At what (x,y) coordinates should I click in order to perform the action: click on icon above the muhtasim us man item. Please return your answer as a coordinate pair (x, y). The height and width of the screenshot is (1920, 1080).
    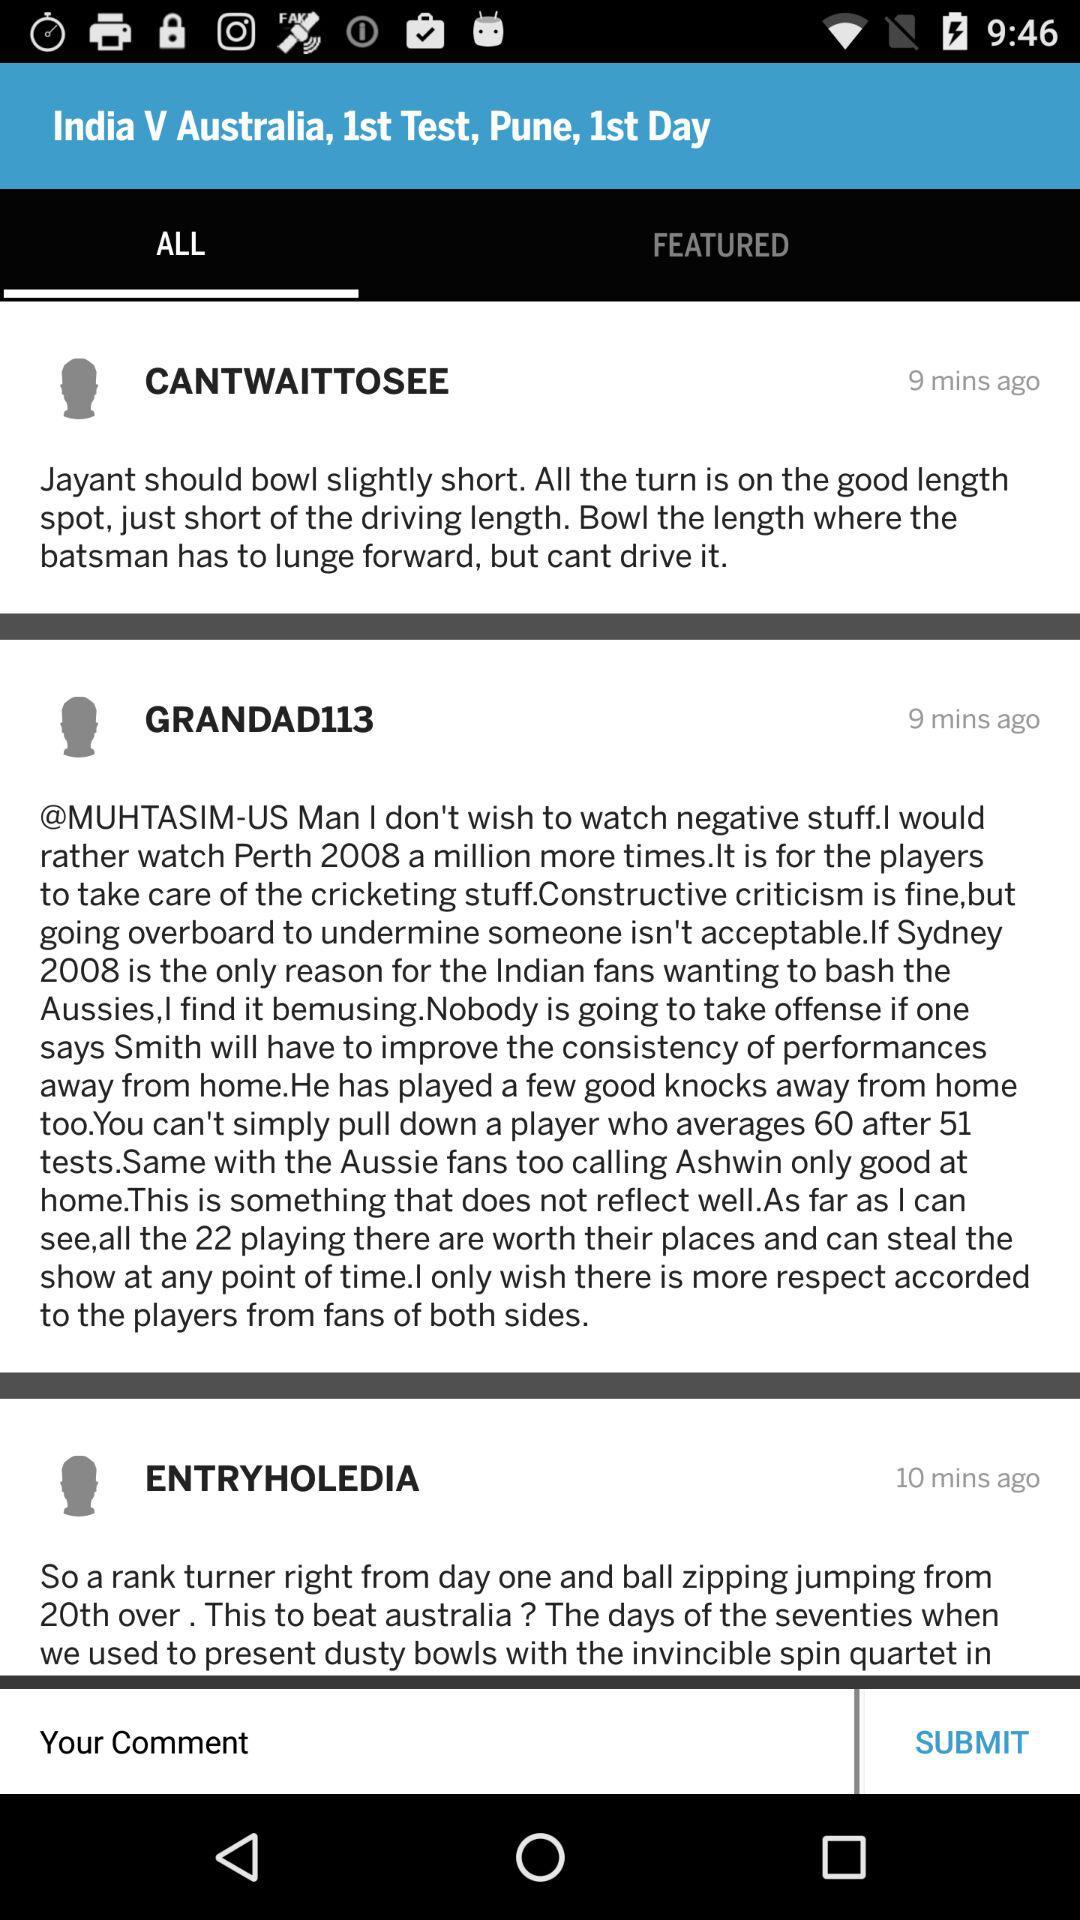
    Looking at the image, I should click on (512, 718).